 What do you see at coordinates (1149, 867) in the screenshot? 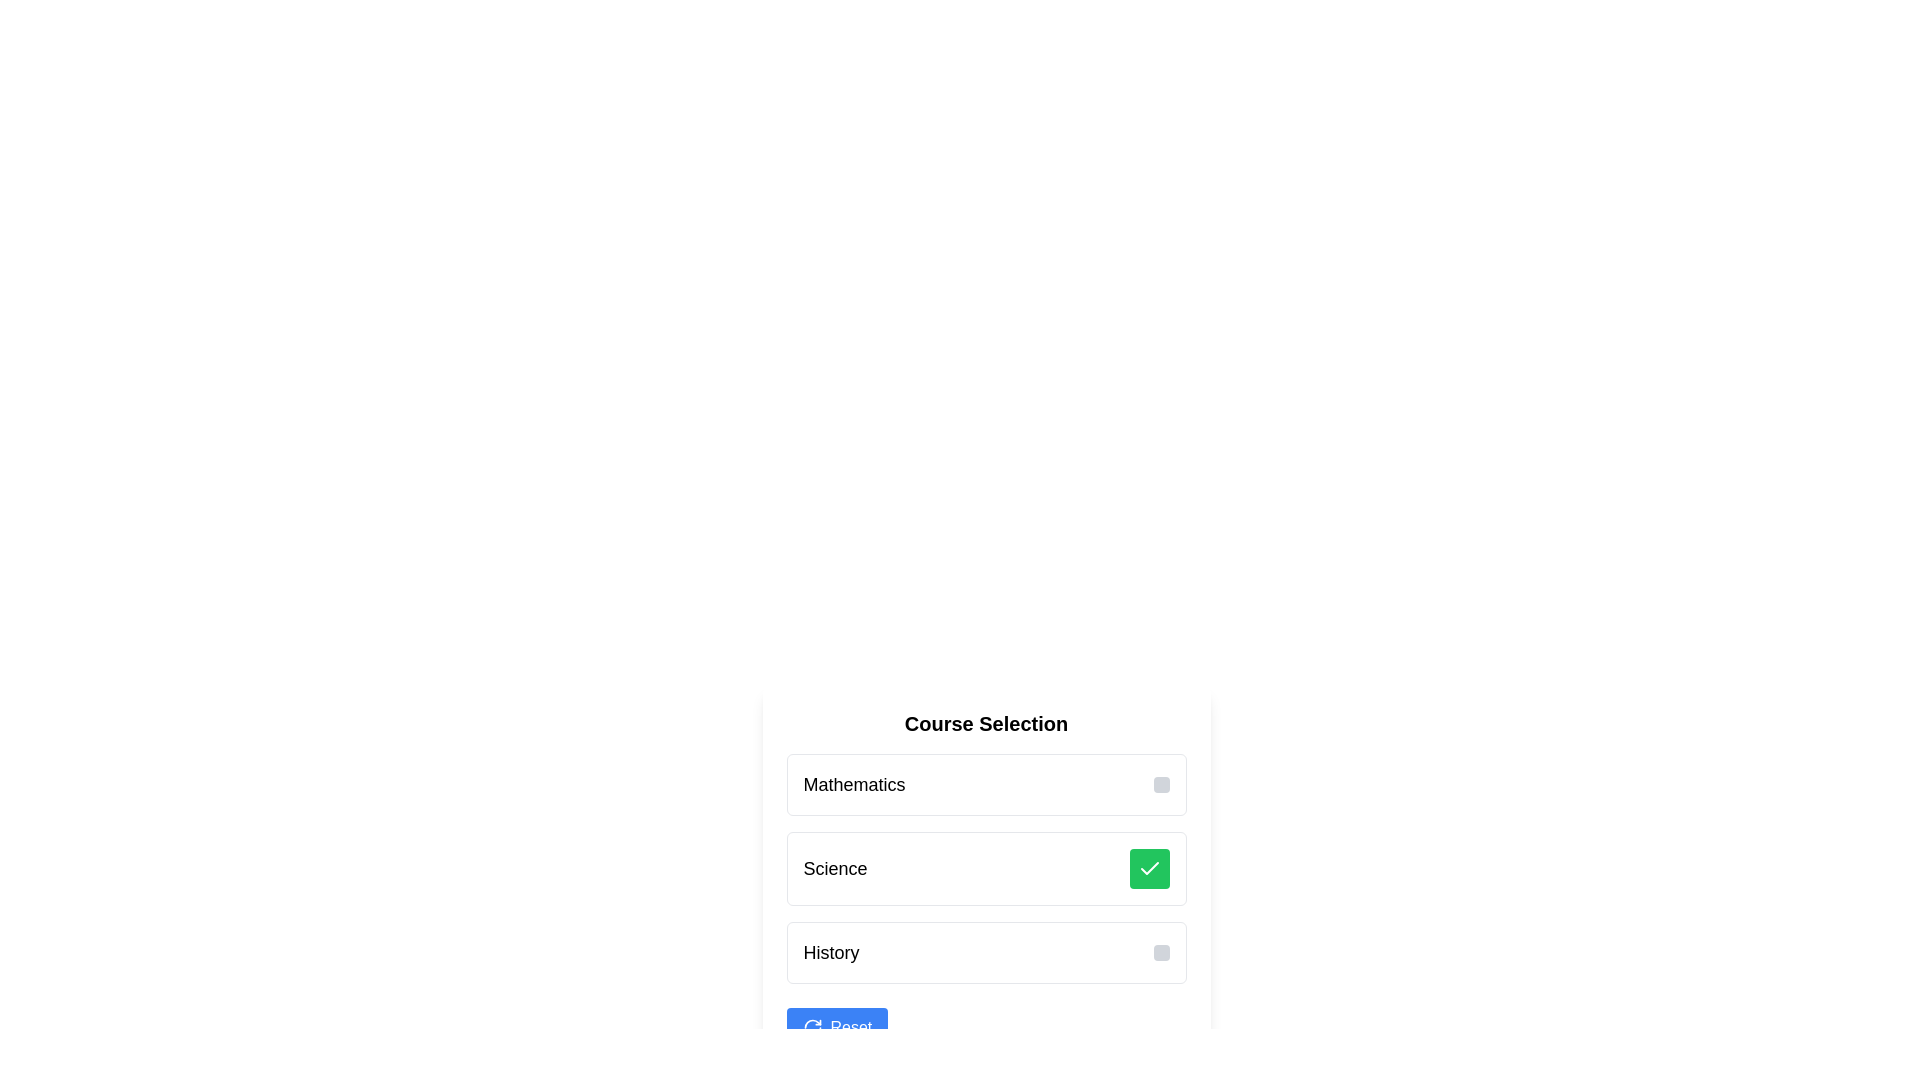
I see `the green square icon indicating the selected 'Science' course` at bounding box center [1149, 867].